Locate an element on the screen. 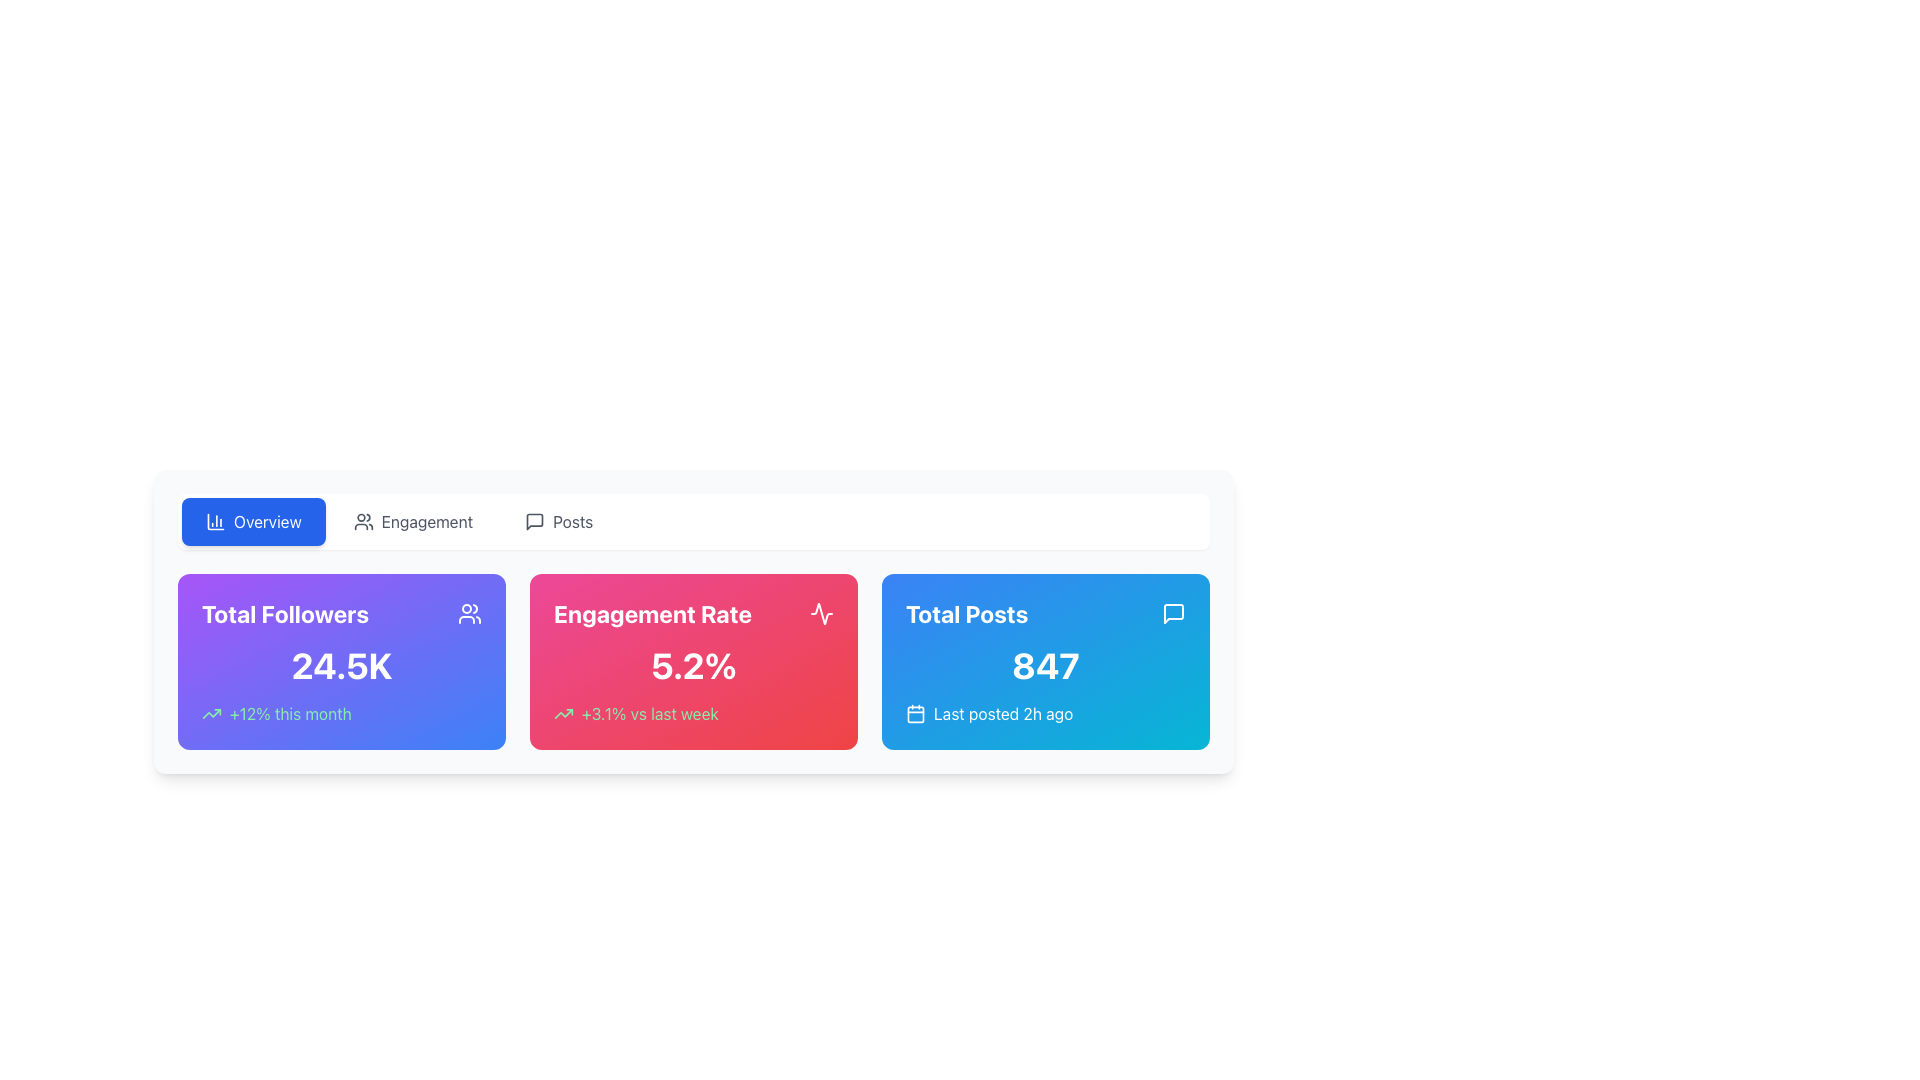  the text label displaying '+12% this month' in light green, which is part of the Total Followers card with a purple background is located at coordinates (289, 712).